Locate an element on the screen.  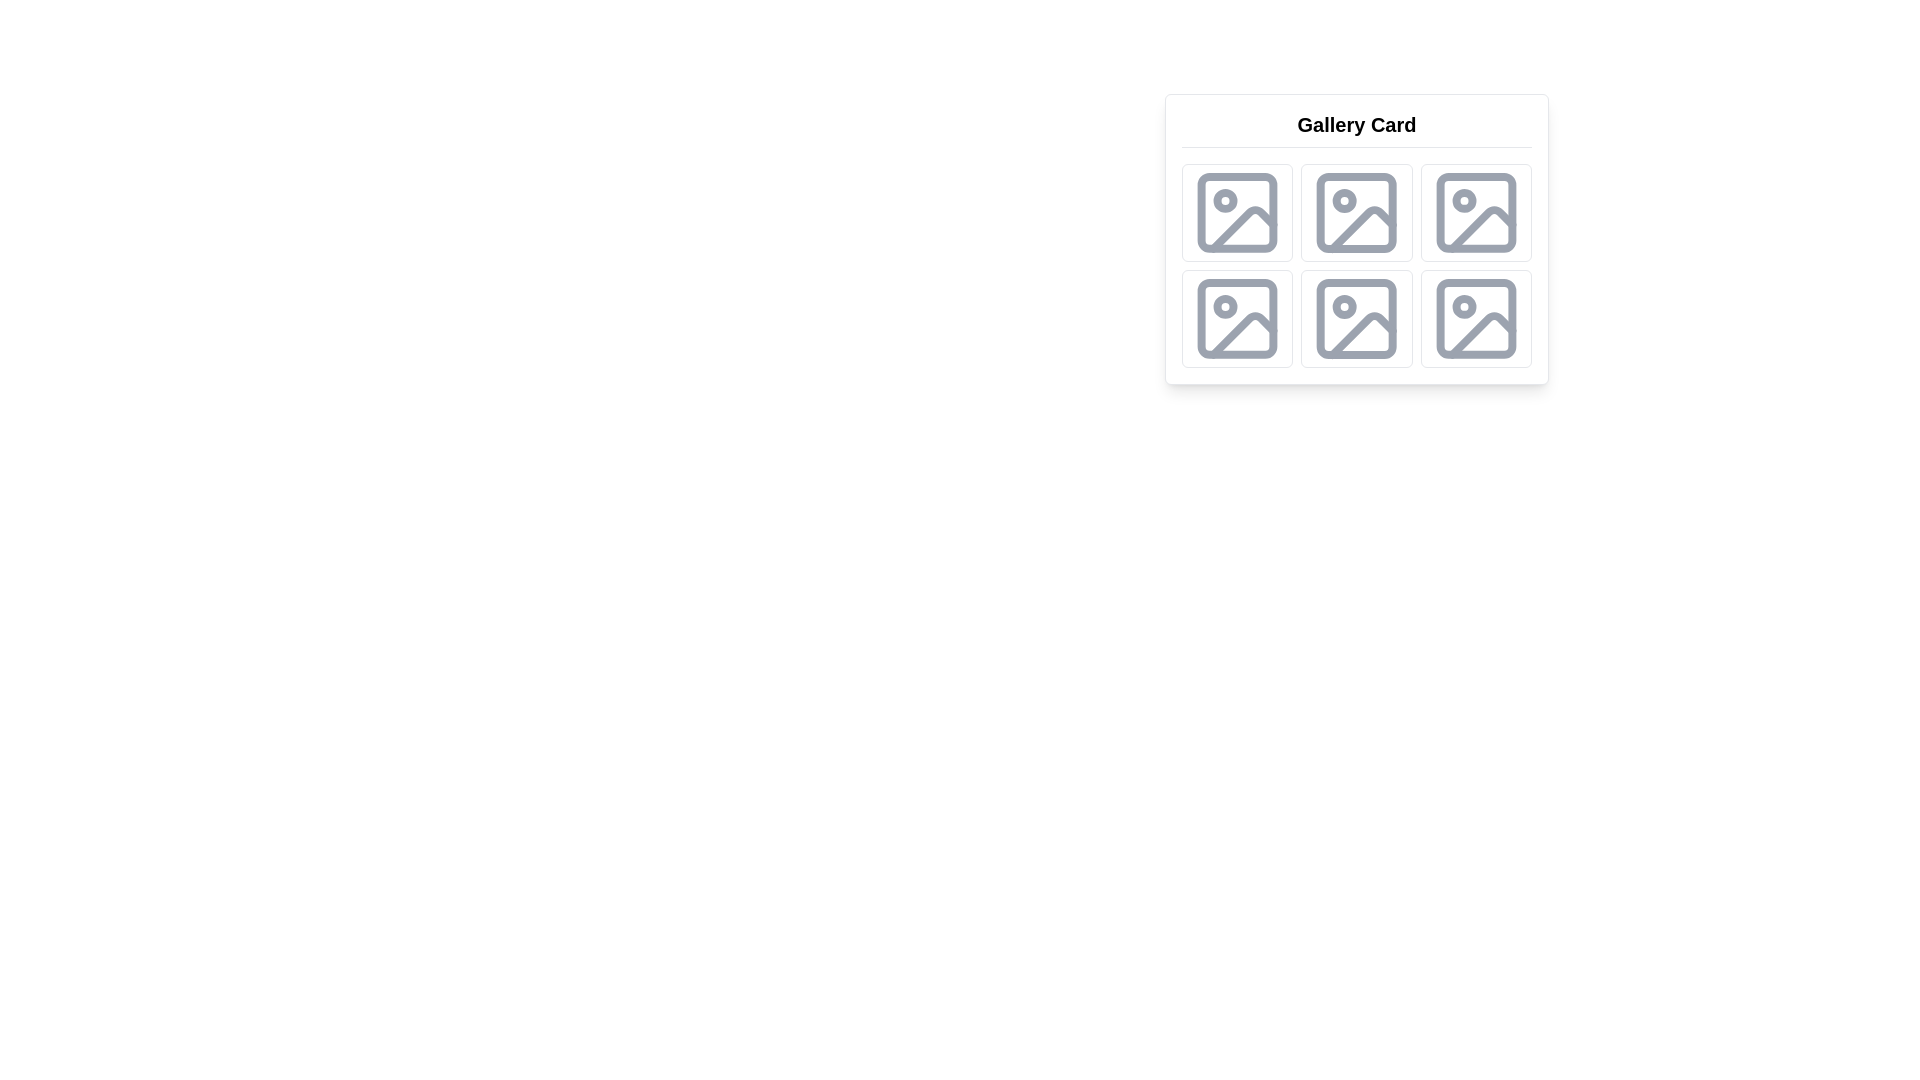
the image thumbnail located in the top-left corner of the 3x3 grid within the 'Gallery Card' is located at coordinates (1236, 212).